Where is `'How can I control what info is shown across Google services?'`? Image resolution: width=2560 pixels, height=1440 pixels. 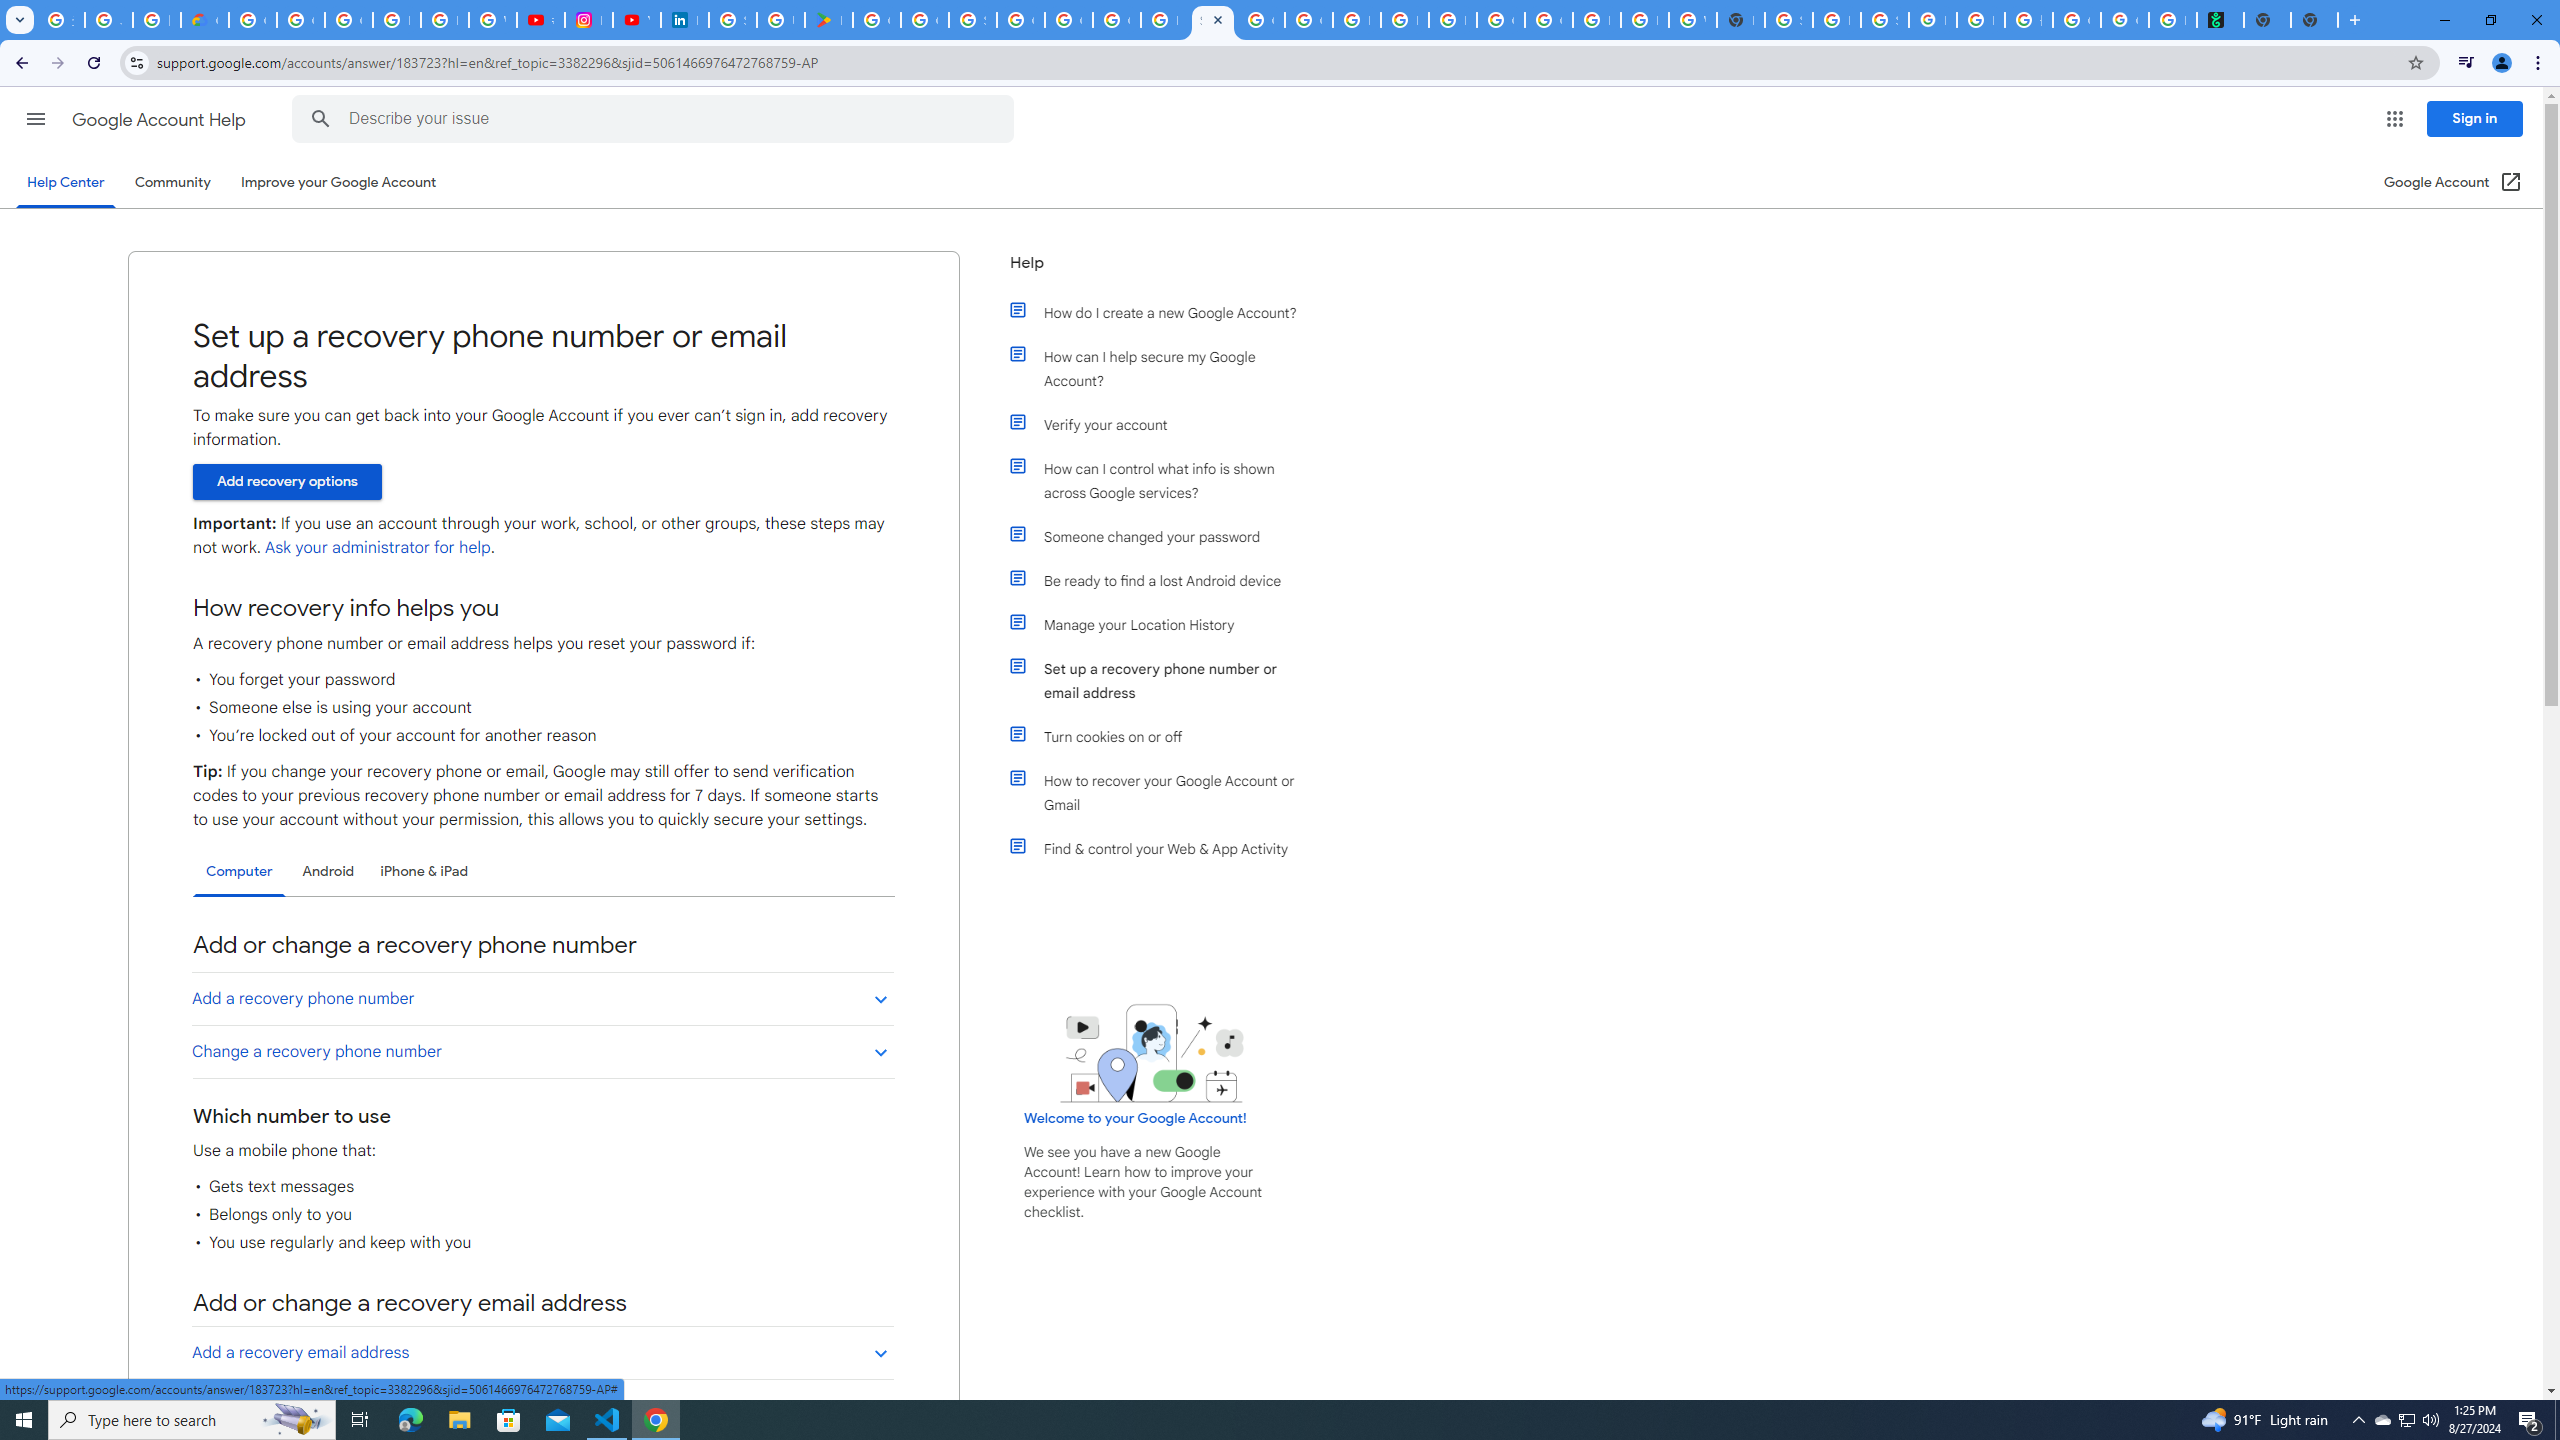 'How can I control what info is shown across Google services?' is located at coordinates (1162, 479).